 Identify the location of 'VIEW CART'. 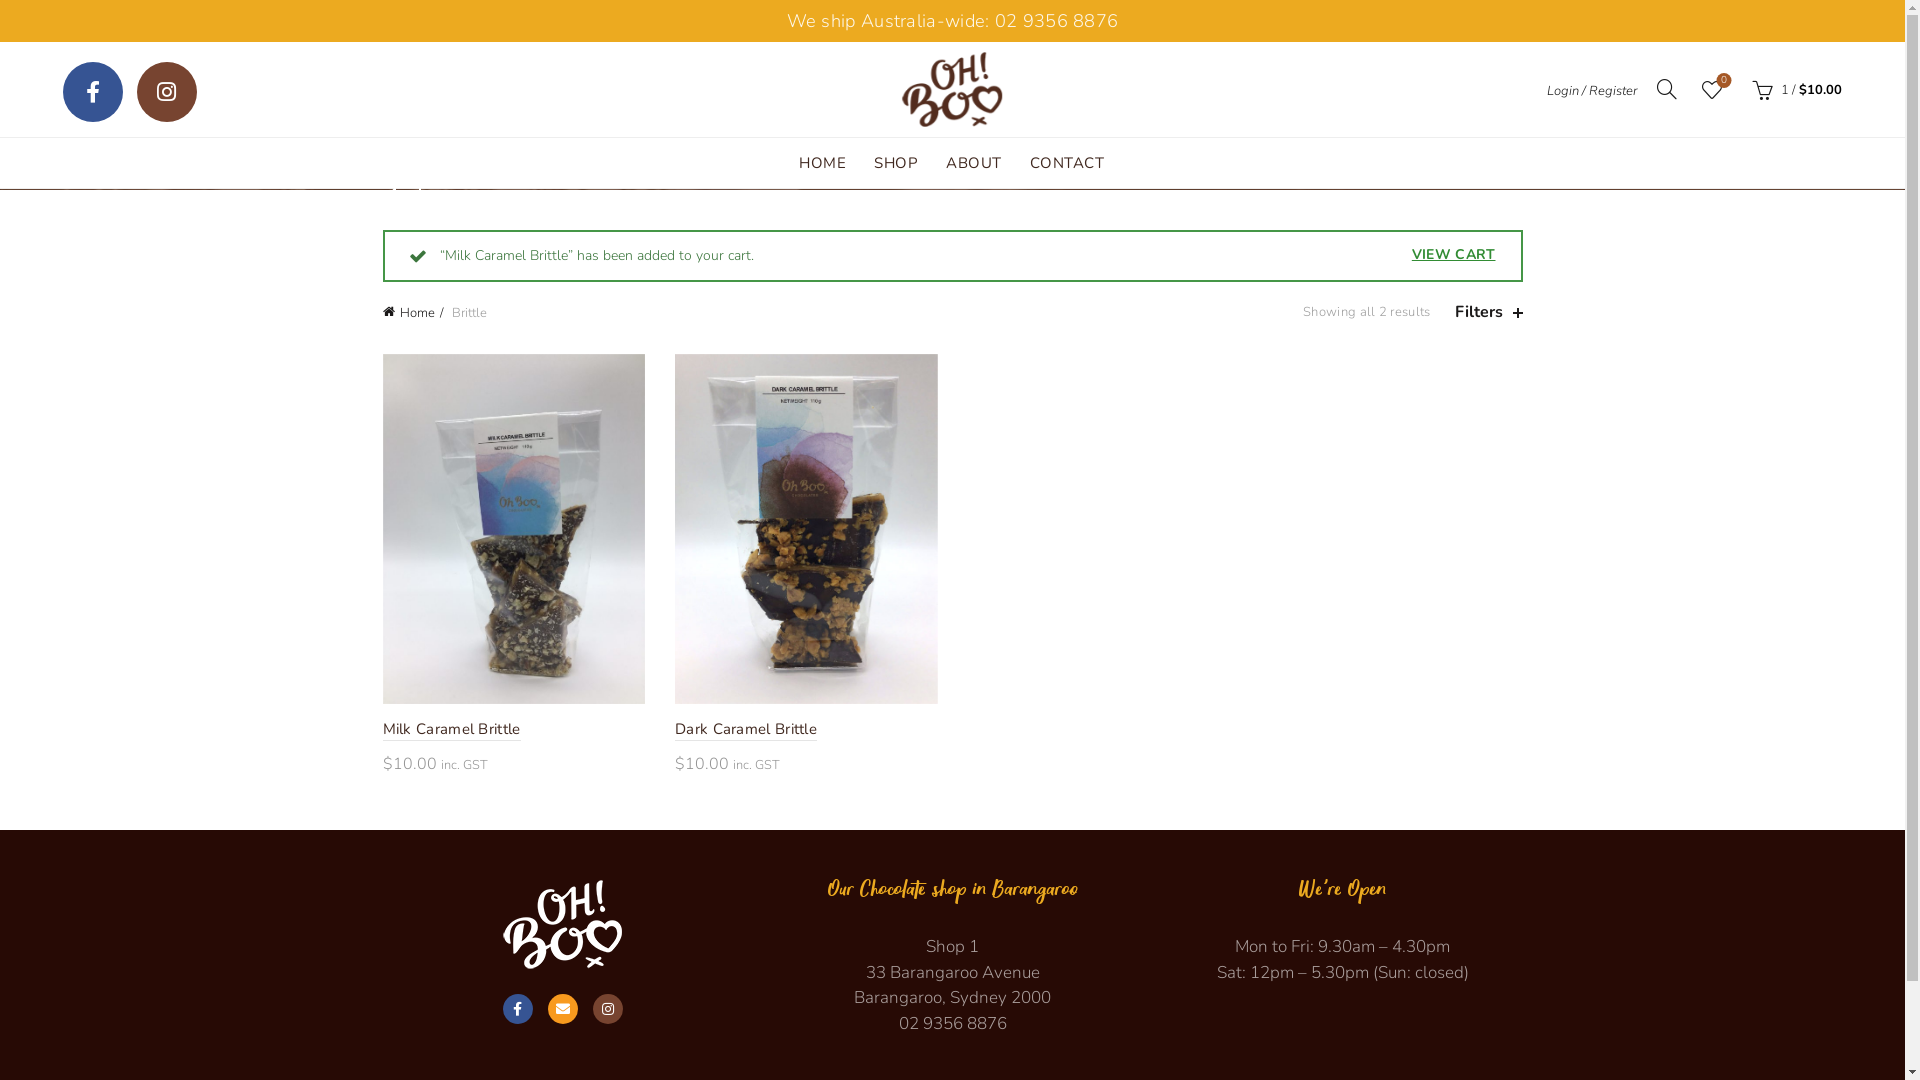
(1454, 253).